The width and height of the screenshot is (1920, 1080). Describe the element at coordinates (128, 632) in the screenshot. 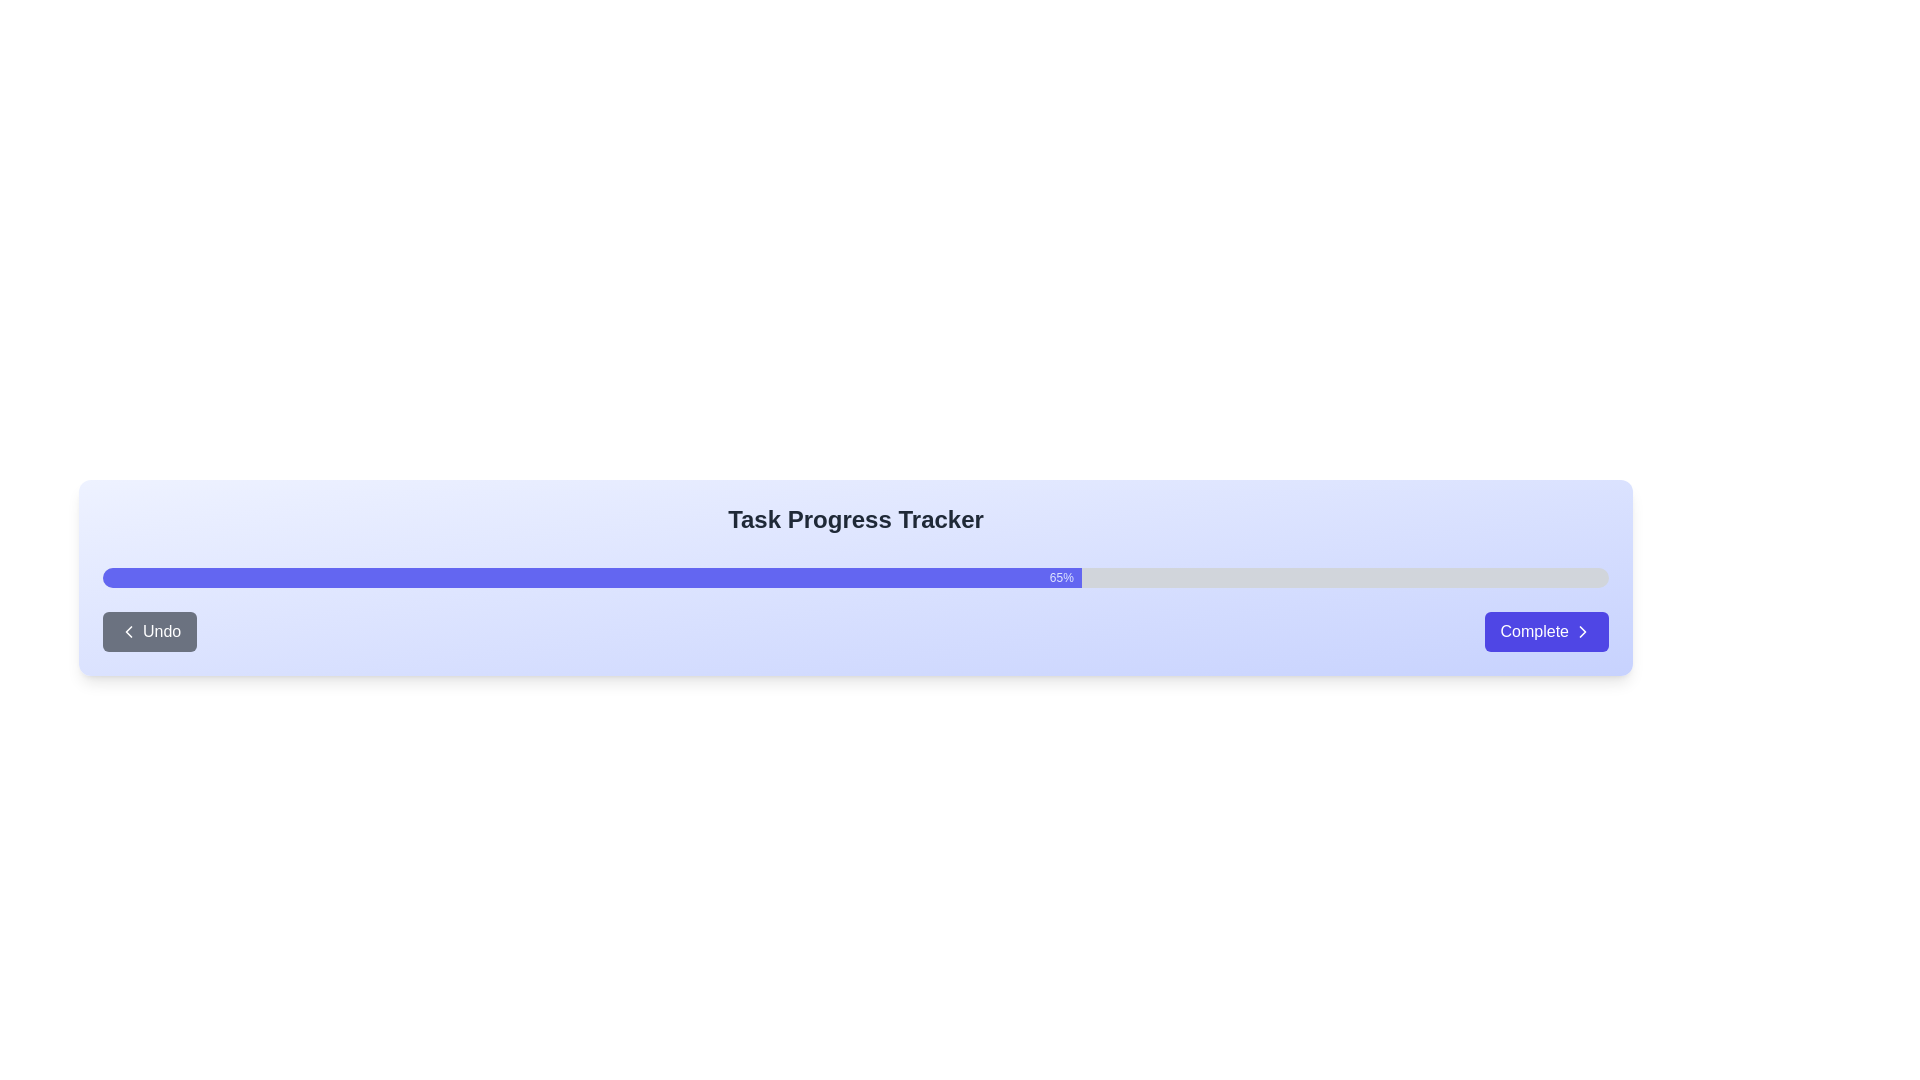

I see `the 'Undo' icon located at the left side of the 'Undo' button in the bottom-left corner of the interface` at that location.